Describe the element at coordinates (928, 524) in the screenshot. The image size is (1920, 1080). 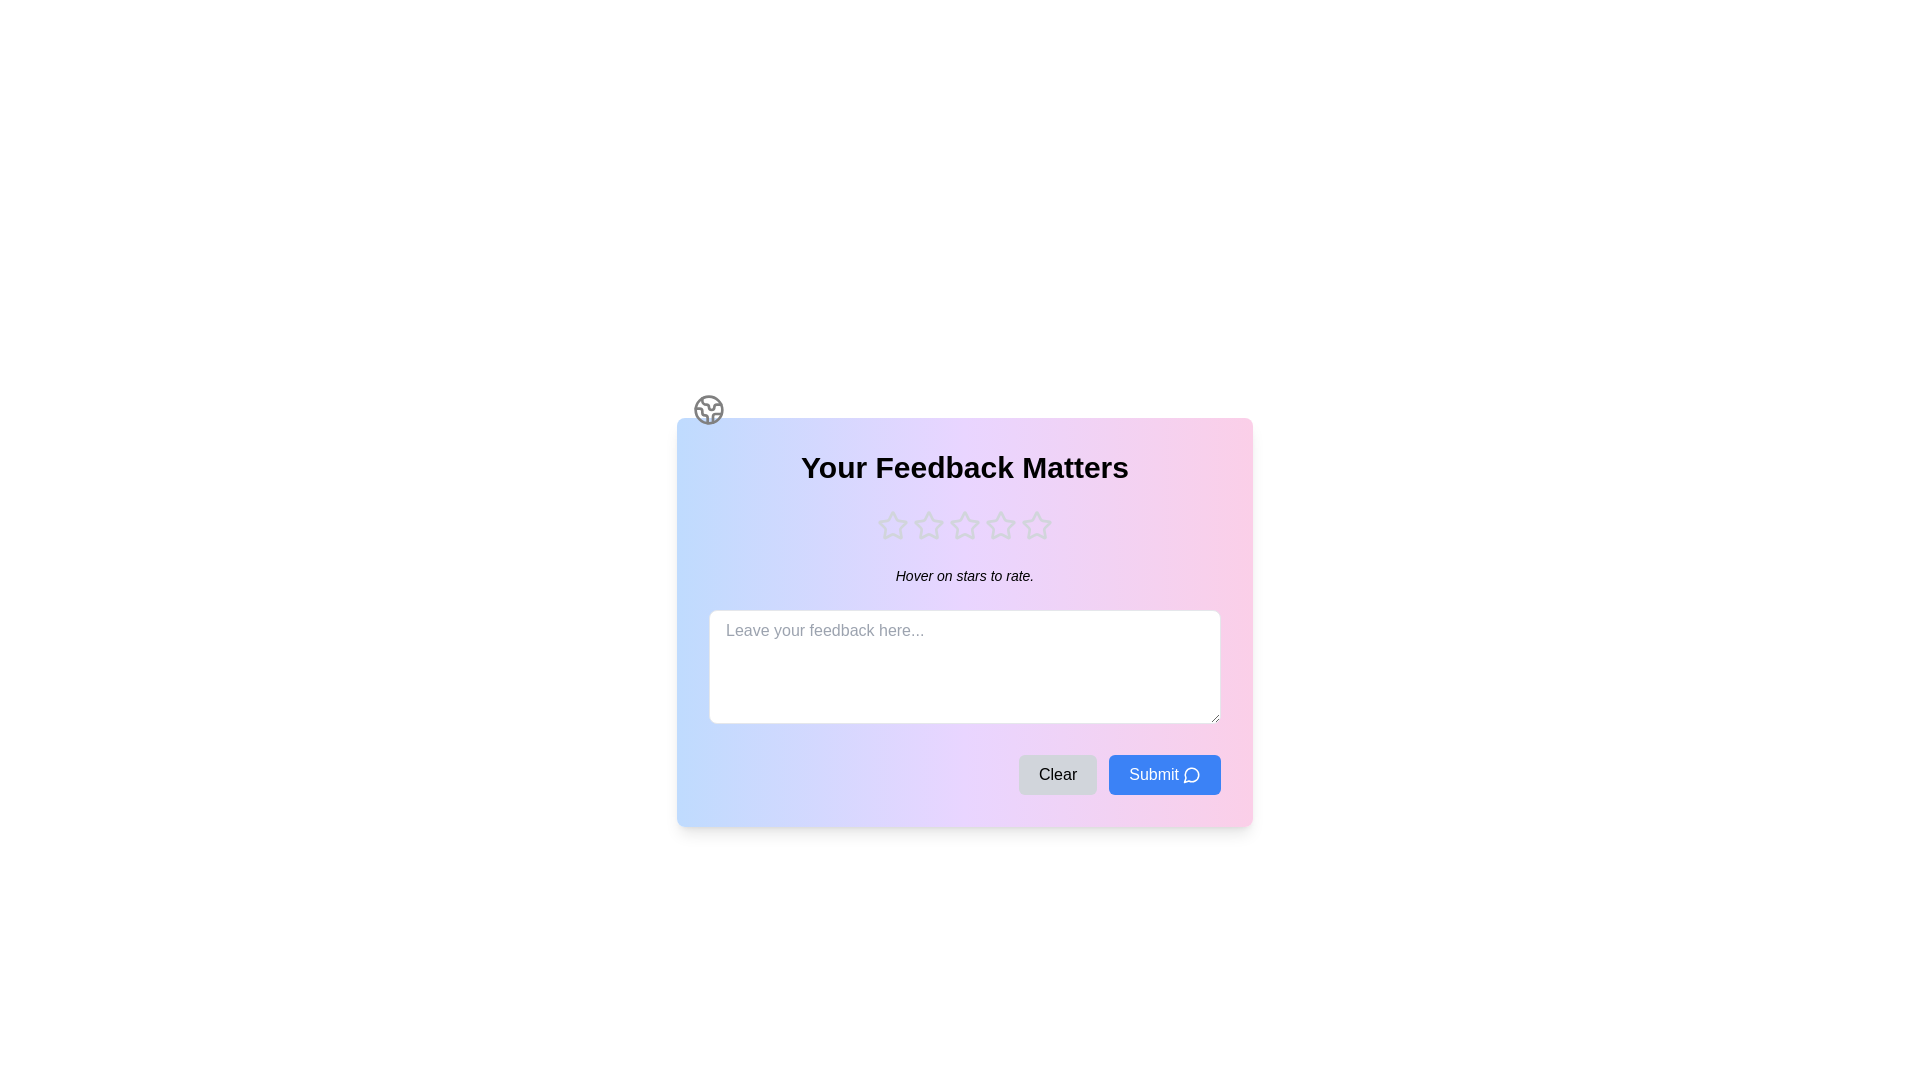
I see `the star rating to 2 by clicking on the respective star` at that location.